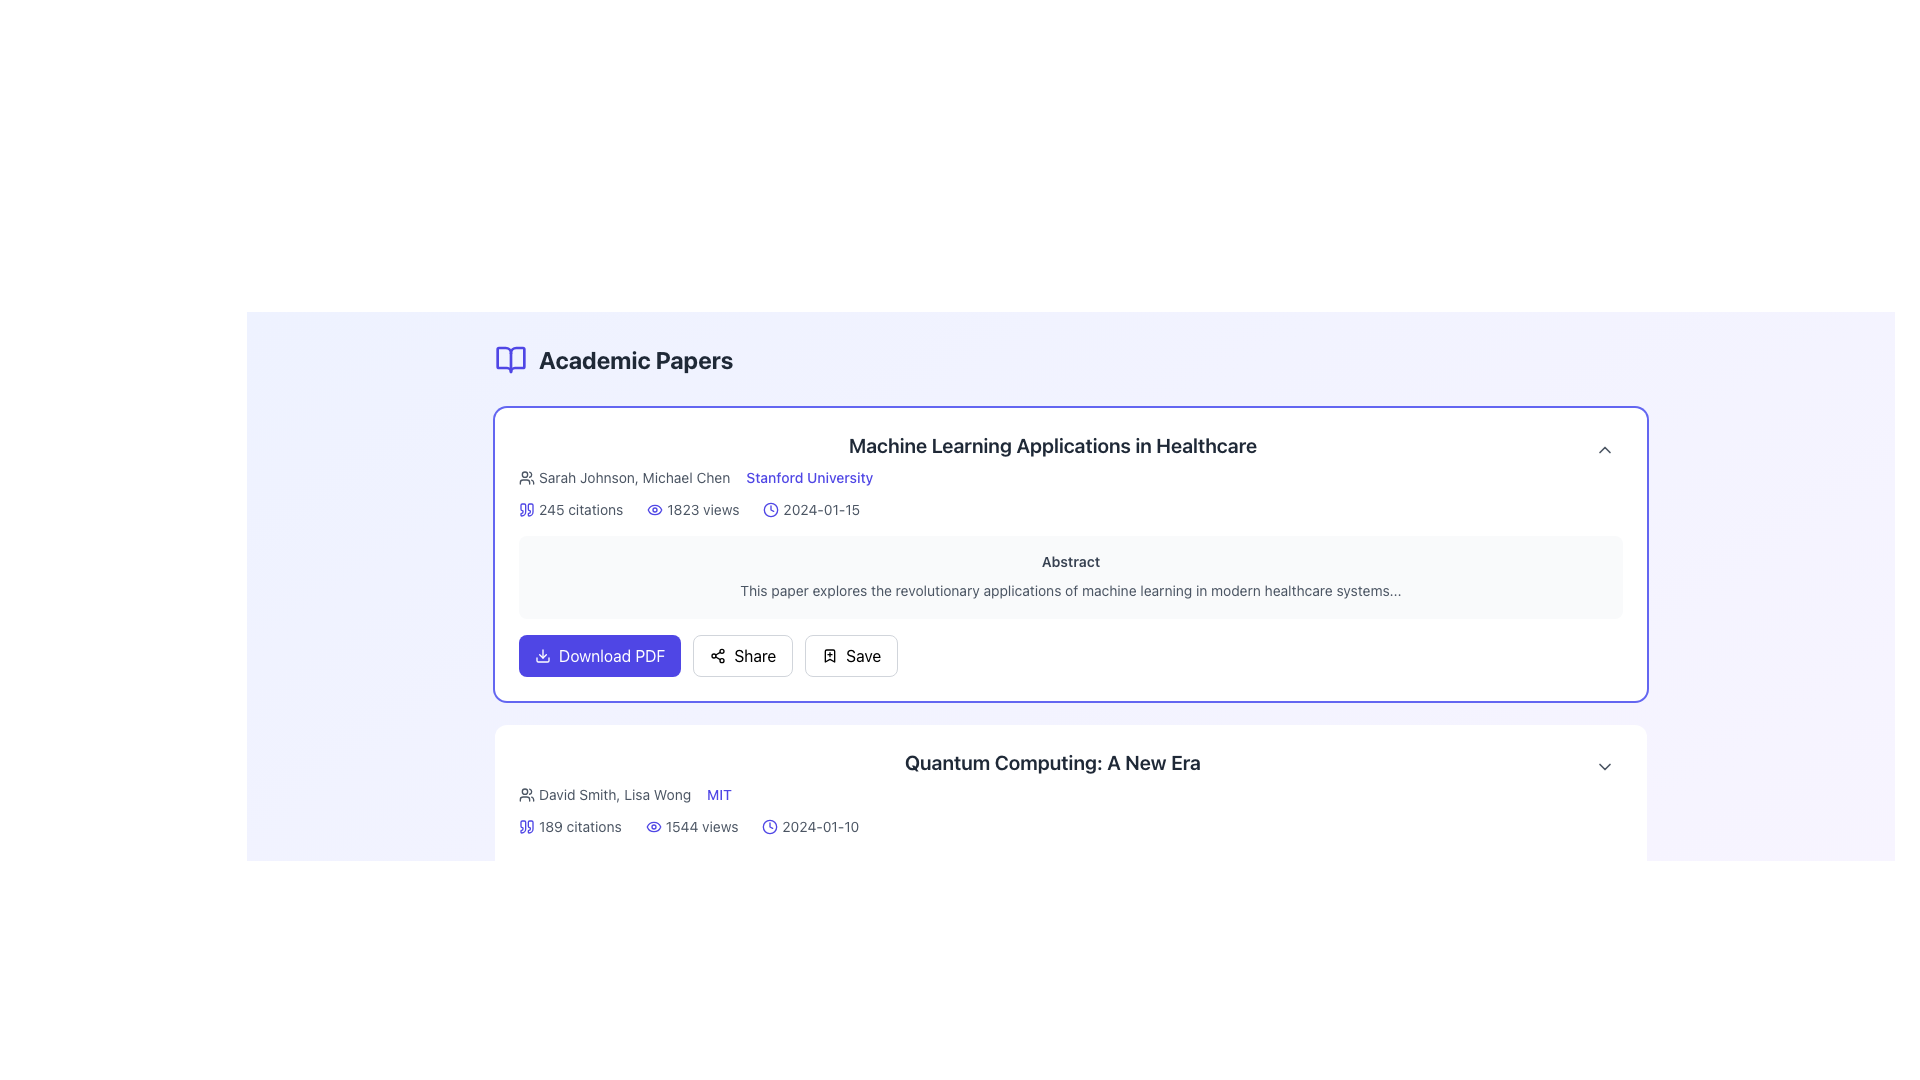  What do you see at coordinates (655, 508) in the screenshot?
I see `the eye icon that visually represents the view count, located to the left of the '1823 views' label in the upper part of the interface related to 'Machine Learning Applications in Healthcare'` at bounding box center [655, 508].